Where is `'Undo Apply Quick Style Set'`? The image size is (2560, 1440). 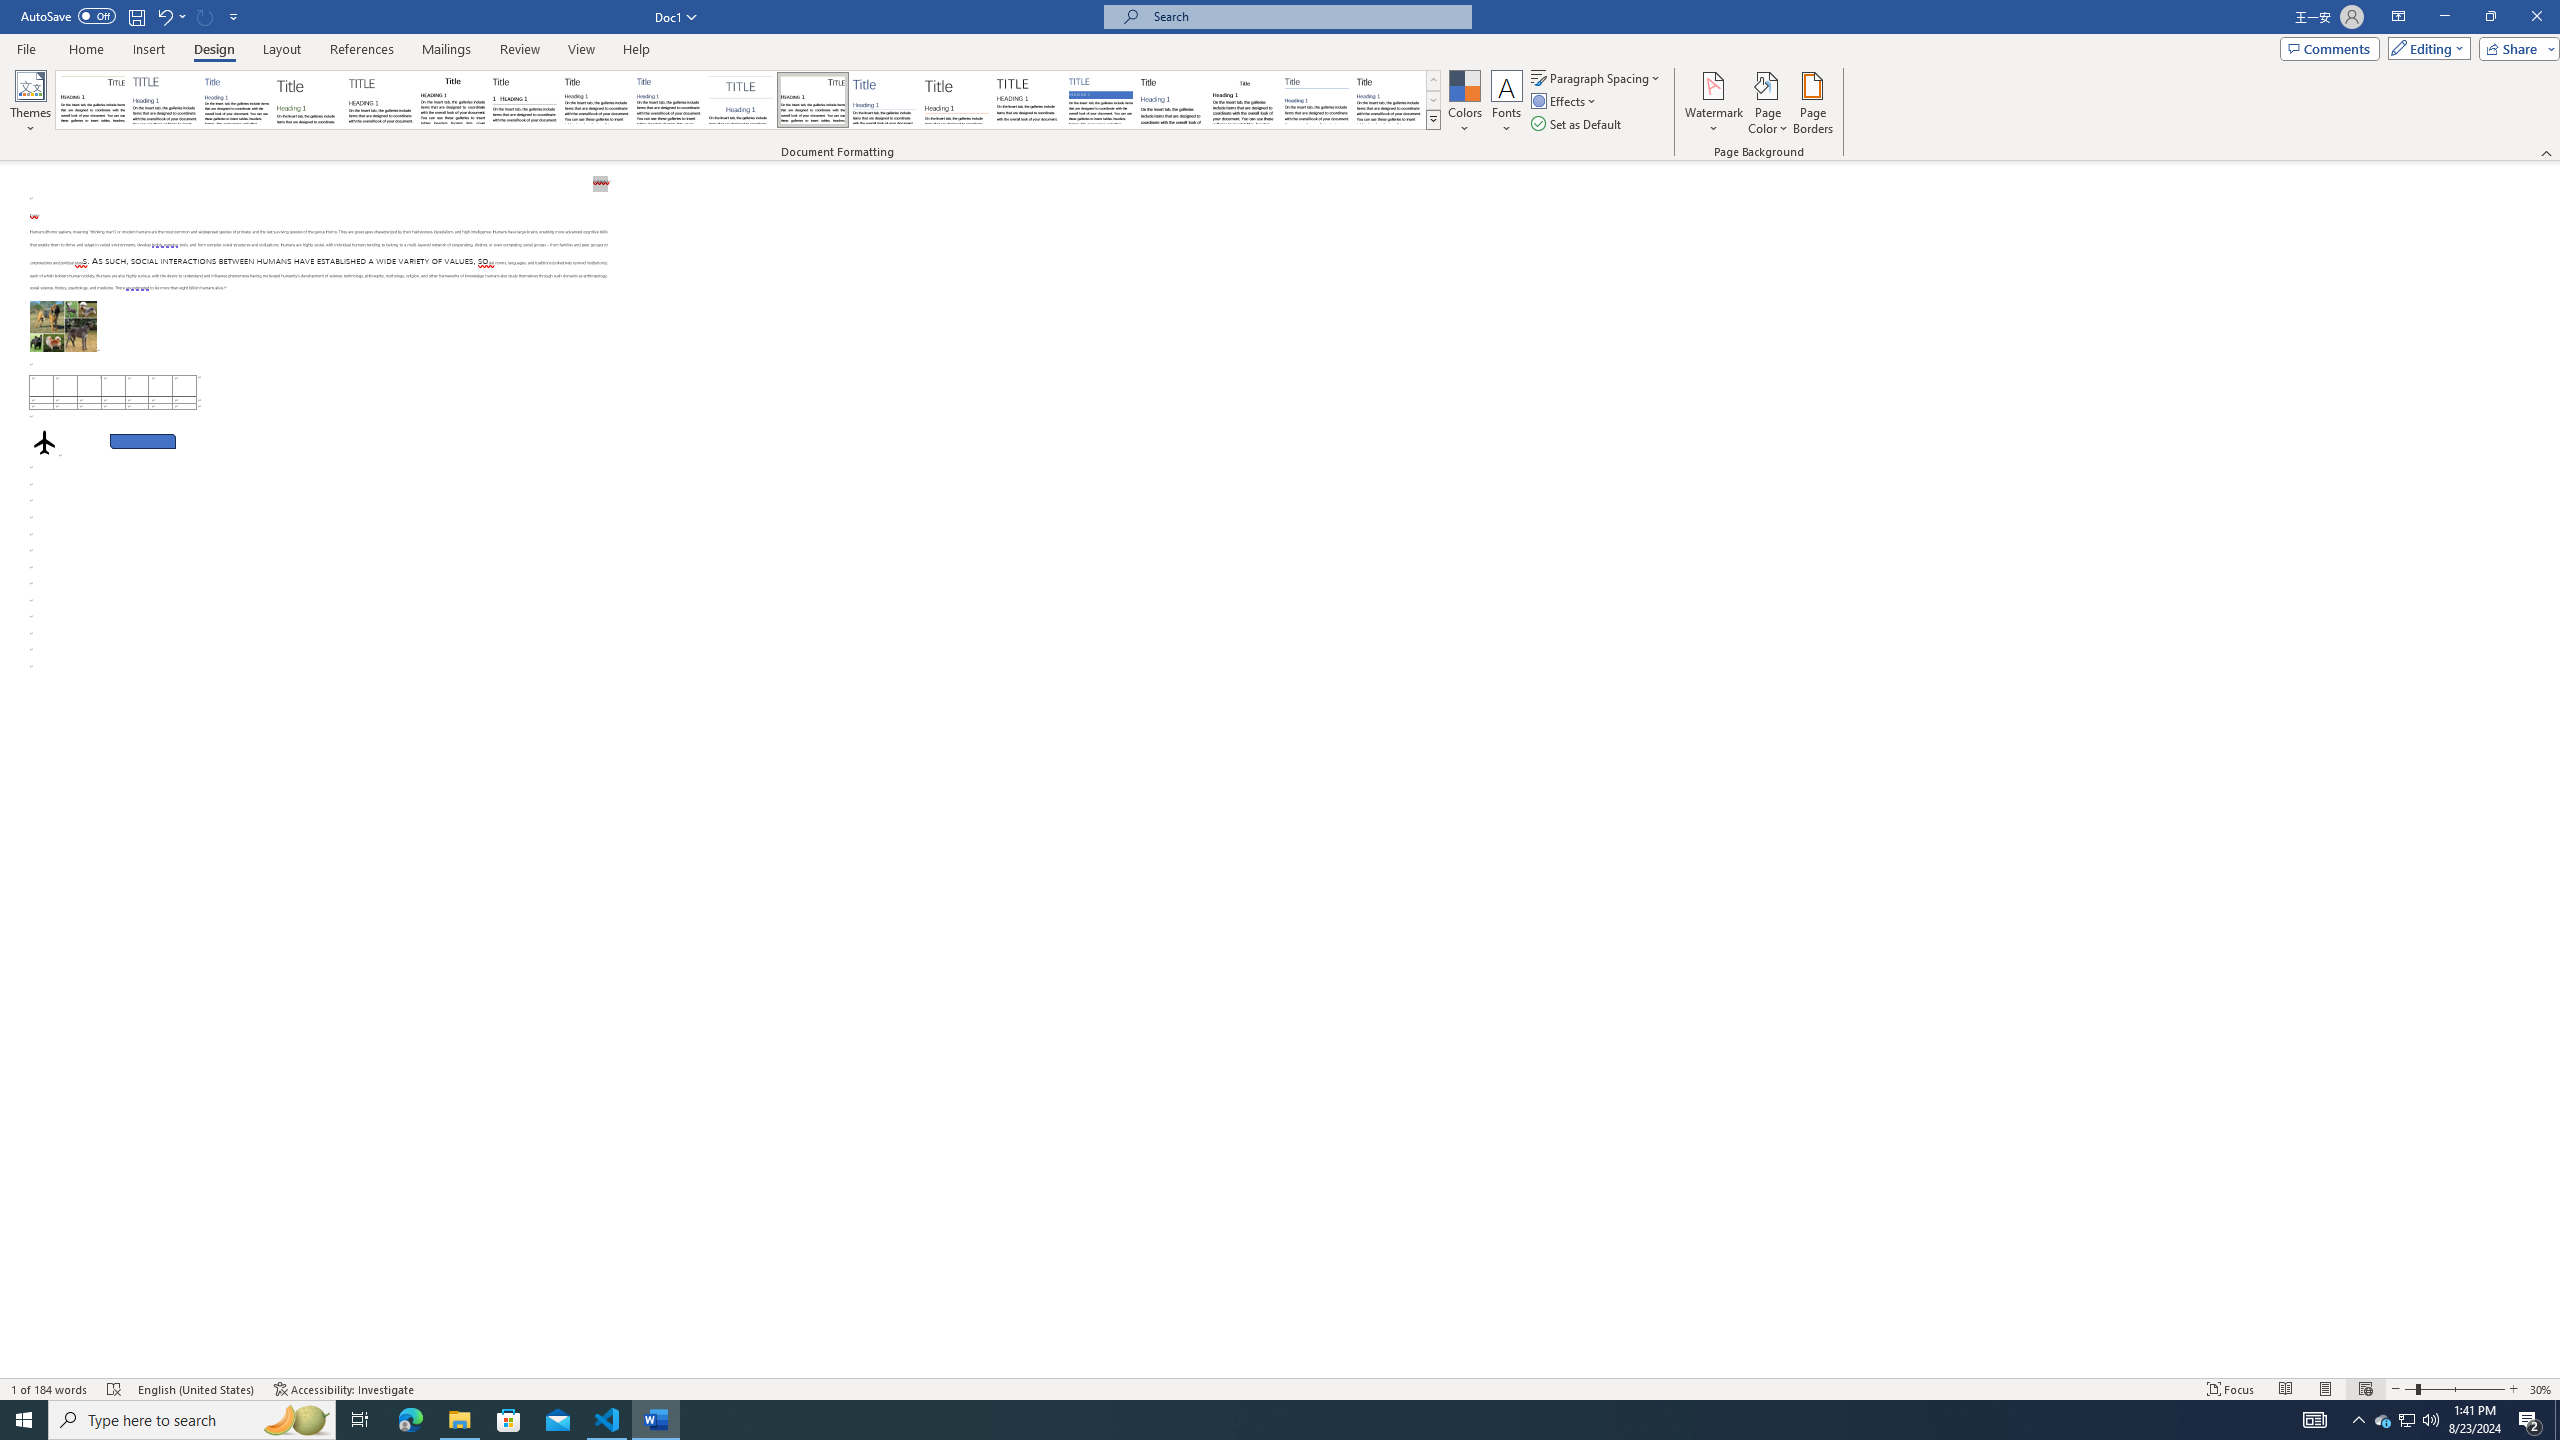 'Undo Apply Quick Style Set' is located at coordinates (163, 15).